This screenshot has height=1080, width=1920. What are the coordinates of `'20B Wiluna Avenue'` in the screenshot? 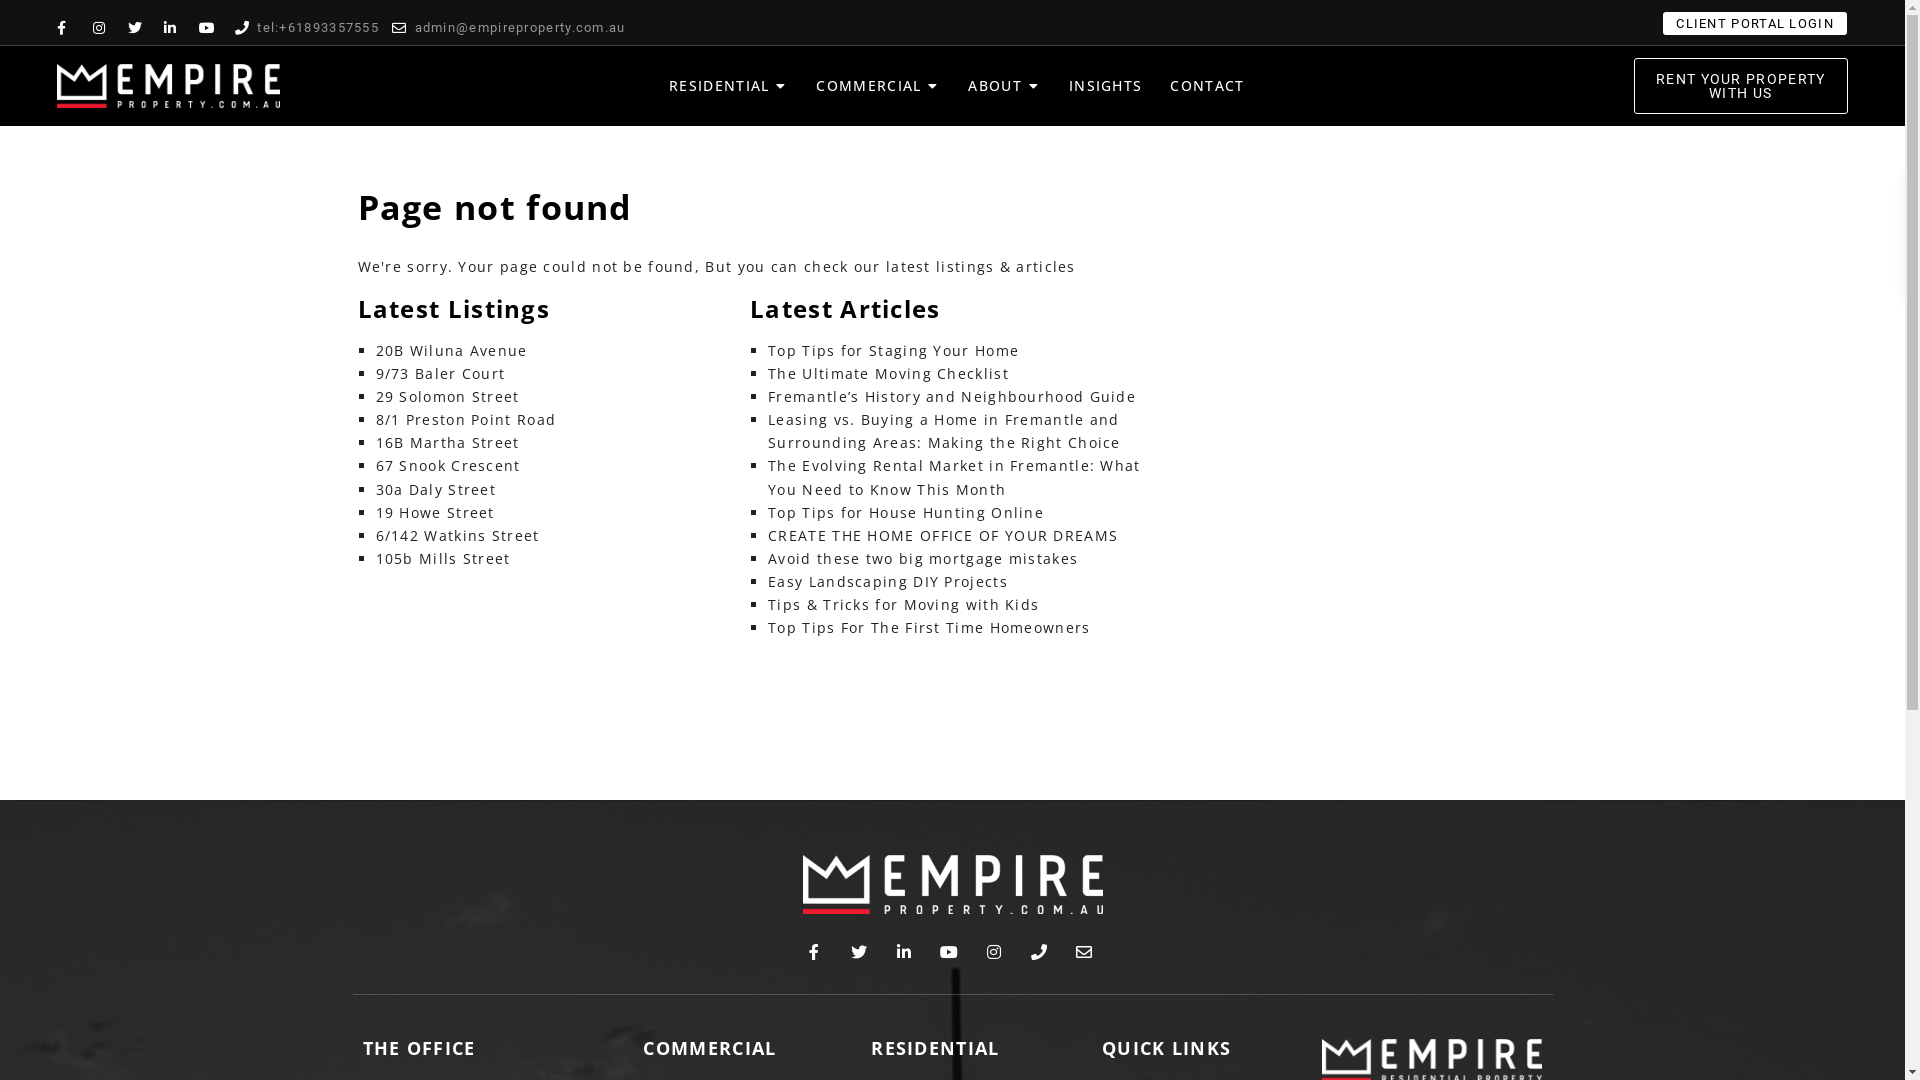 It's located at (450, 349).